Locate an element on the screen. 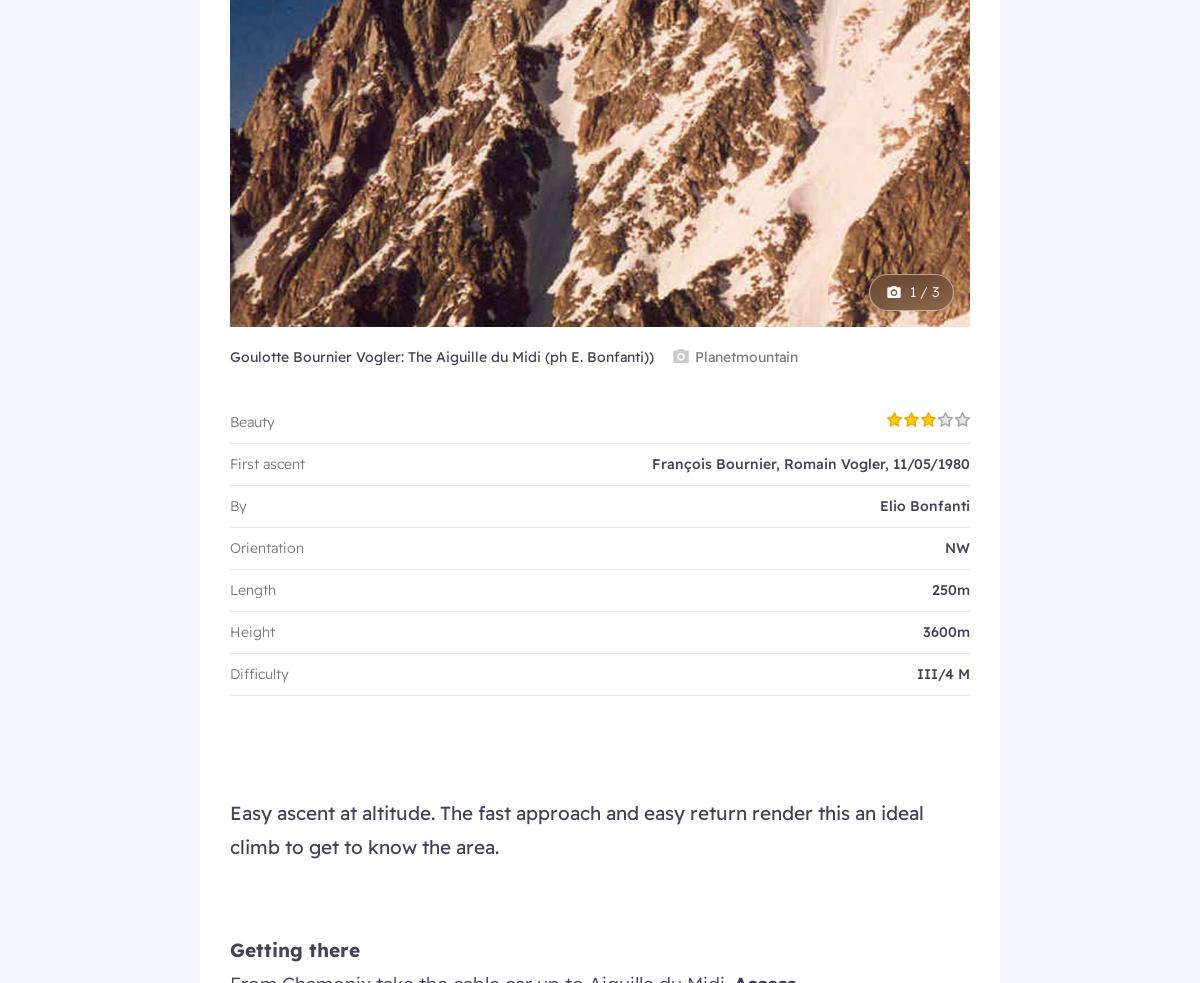 The height and width of the screenshot is (983, 1200). 'Show more in Mont Blanc' is located at coordinates (598, 332).